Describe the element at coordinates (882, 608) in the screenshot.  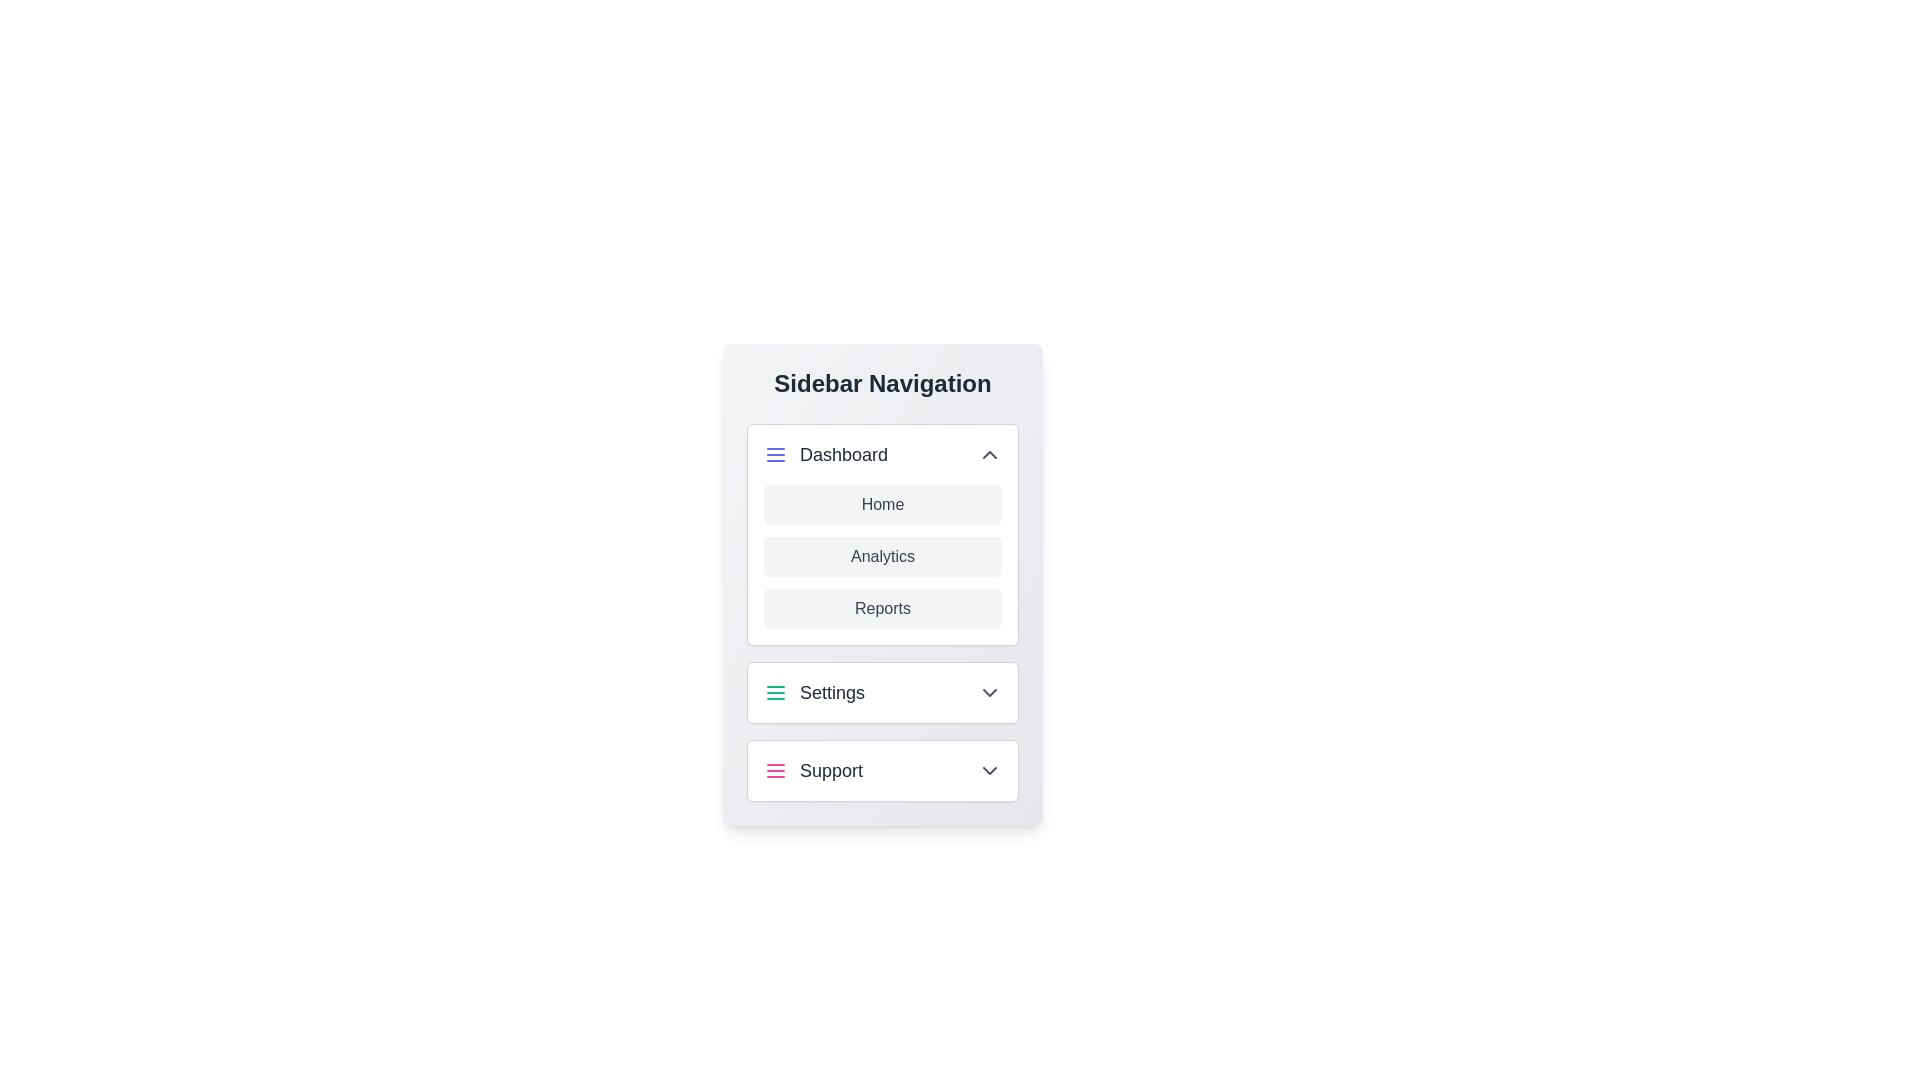
I see `the 'Reports' navigation button, which is the third button in the sidebar menu, located directly below the 'Analytics' button` at that location.